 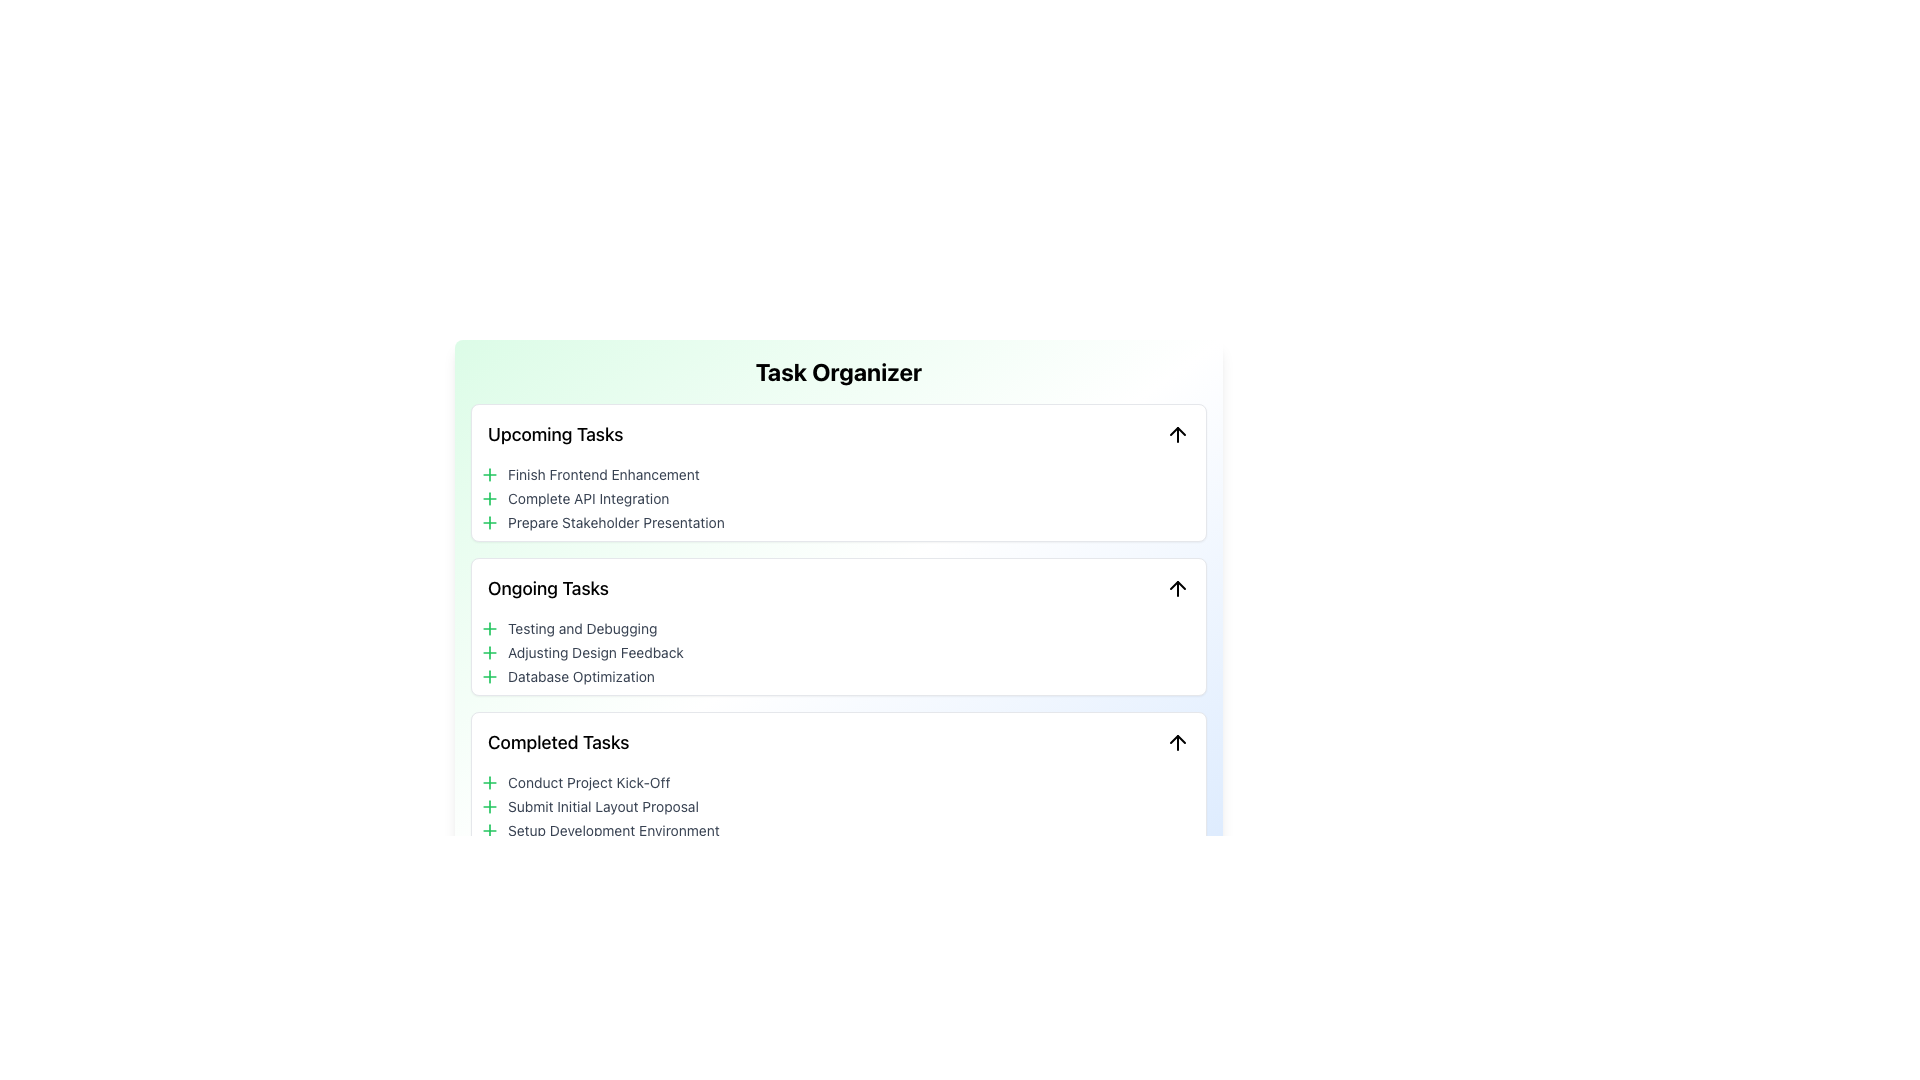 What do you see at coordinates (489, 474) in the screenshot?
I see `the icon at the start of the 'Finish Frontend Enhancement' task in the 'Upcoming Tasks' section to trigger a tooltip` at bounding box center [489, 474].